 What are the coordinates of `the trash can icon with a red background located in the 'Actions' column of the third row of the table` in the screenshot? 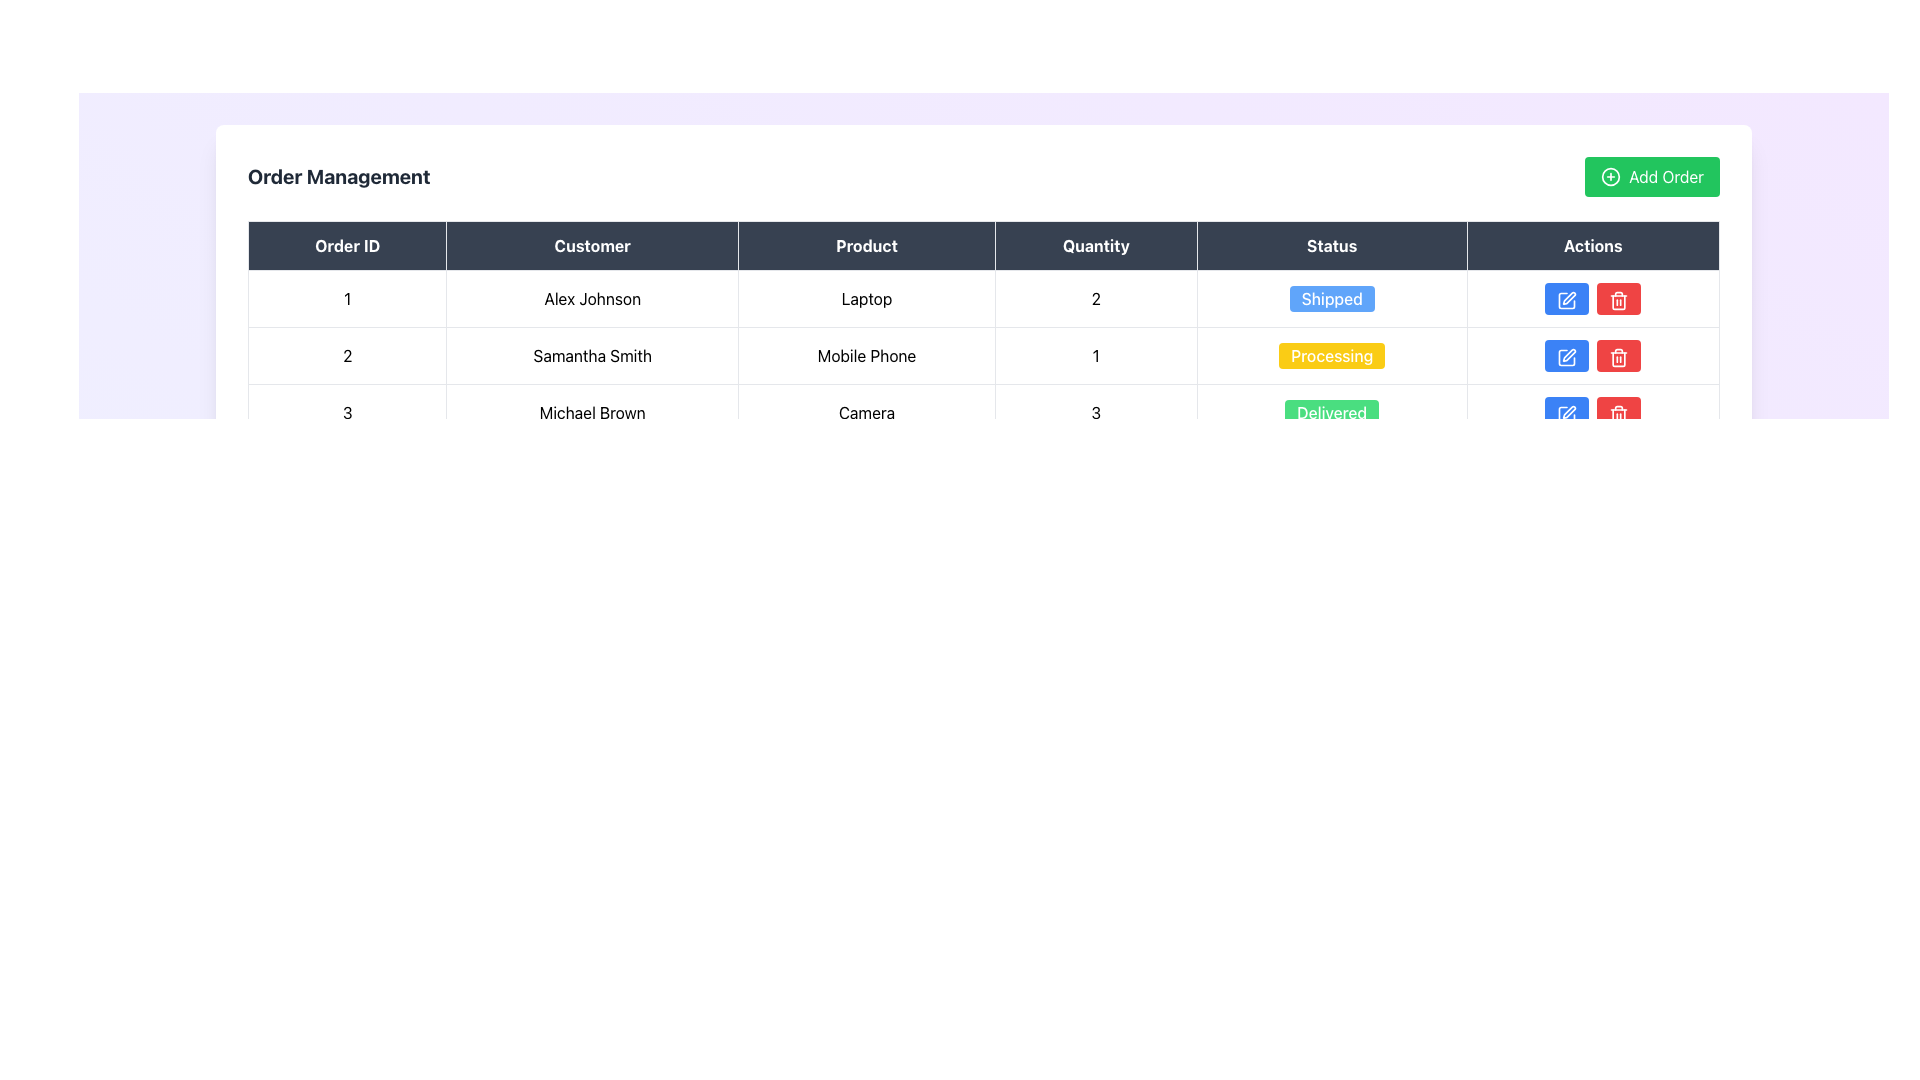 It's located at (1619, 413).